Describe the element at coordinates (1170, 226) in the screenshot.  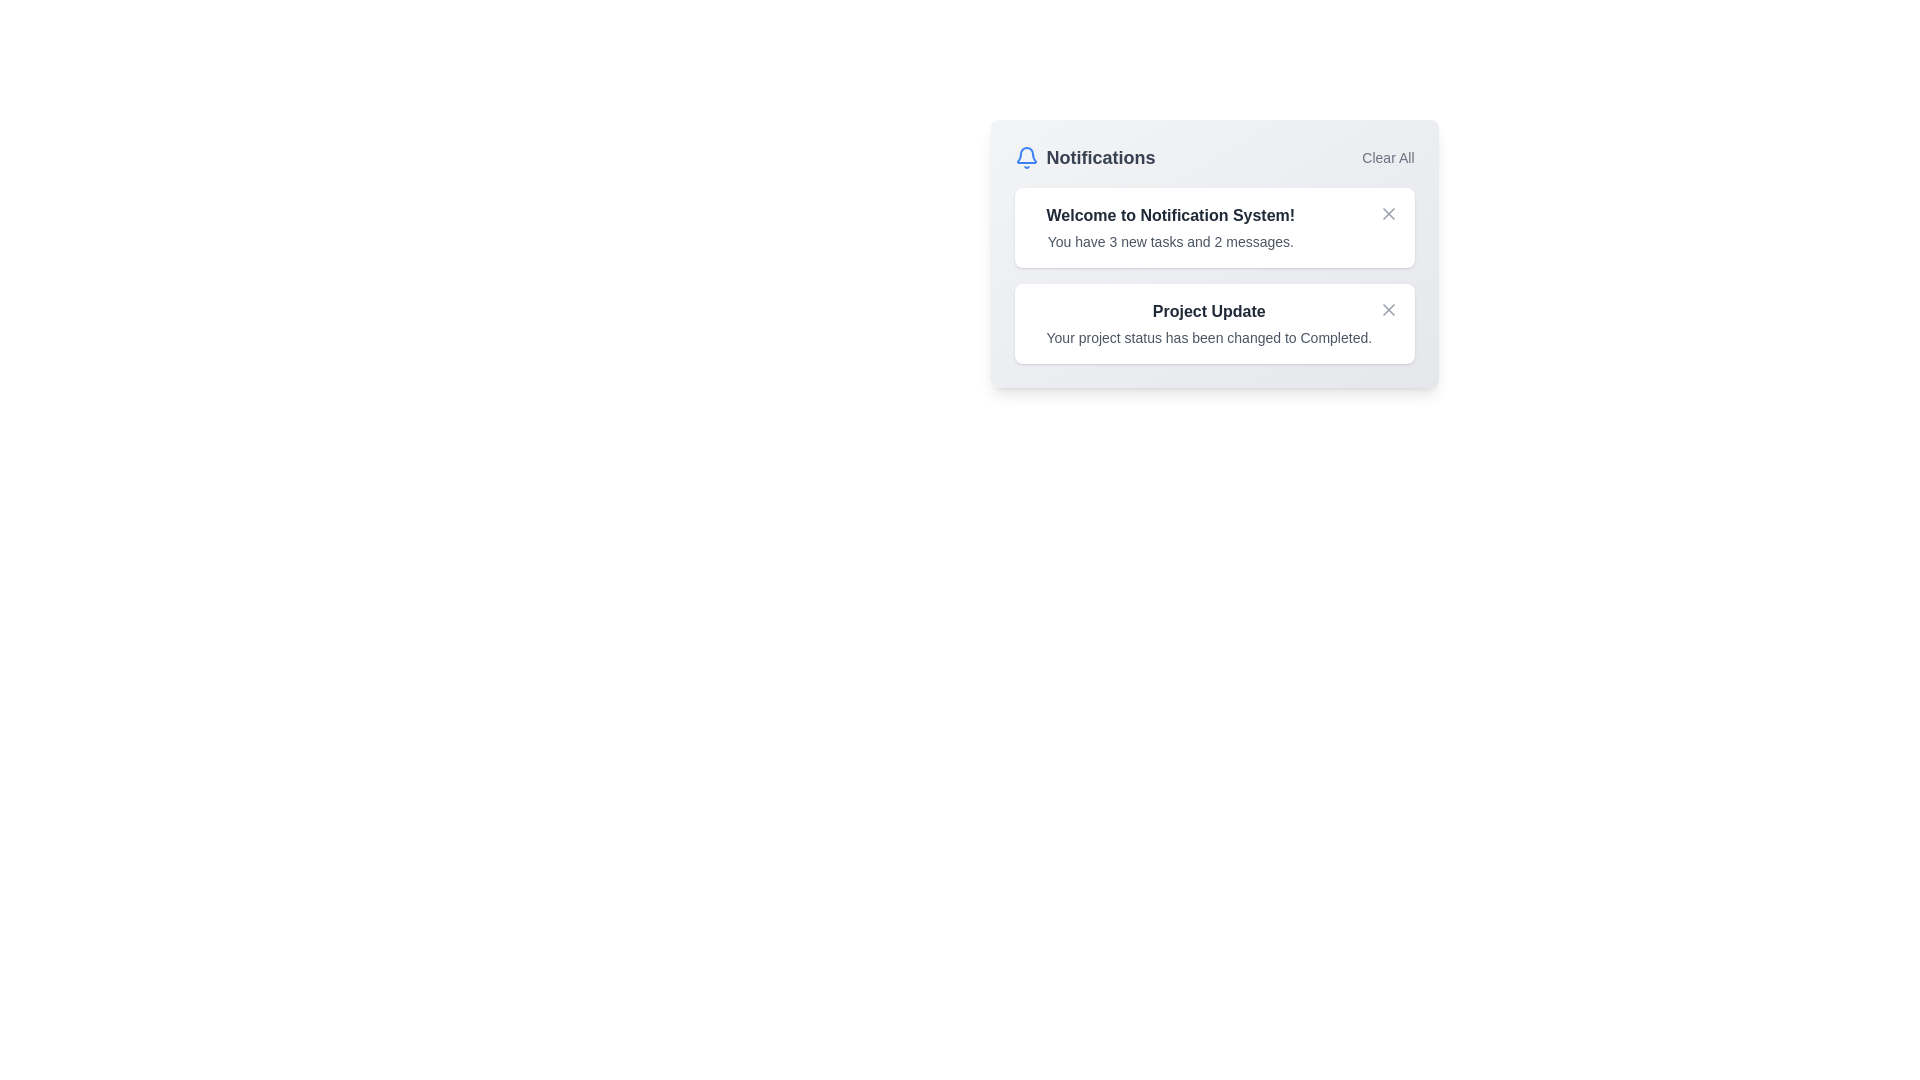
I see `the informational text display that shows the greeting message 'Welcome to Notification System!' and the supporting text about new tasks and messages` at that location.